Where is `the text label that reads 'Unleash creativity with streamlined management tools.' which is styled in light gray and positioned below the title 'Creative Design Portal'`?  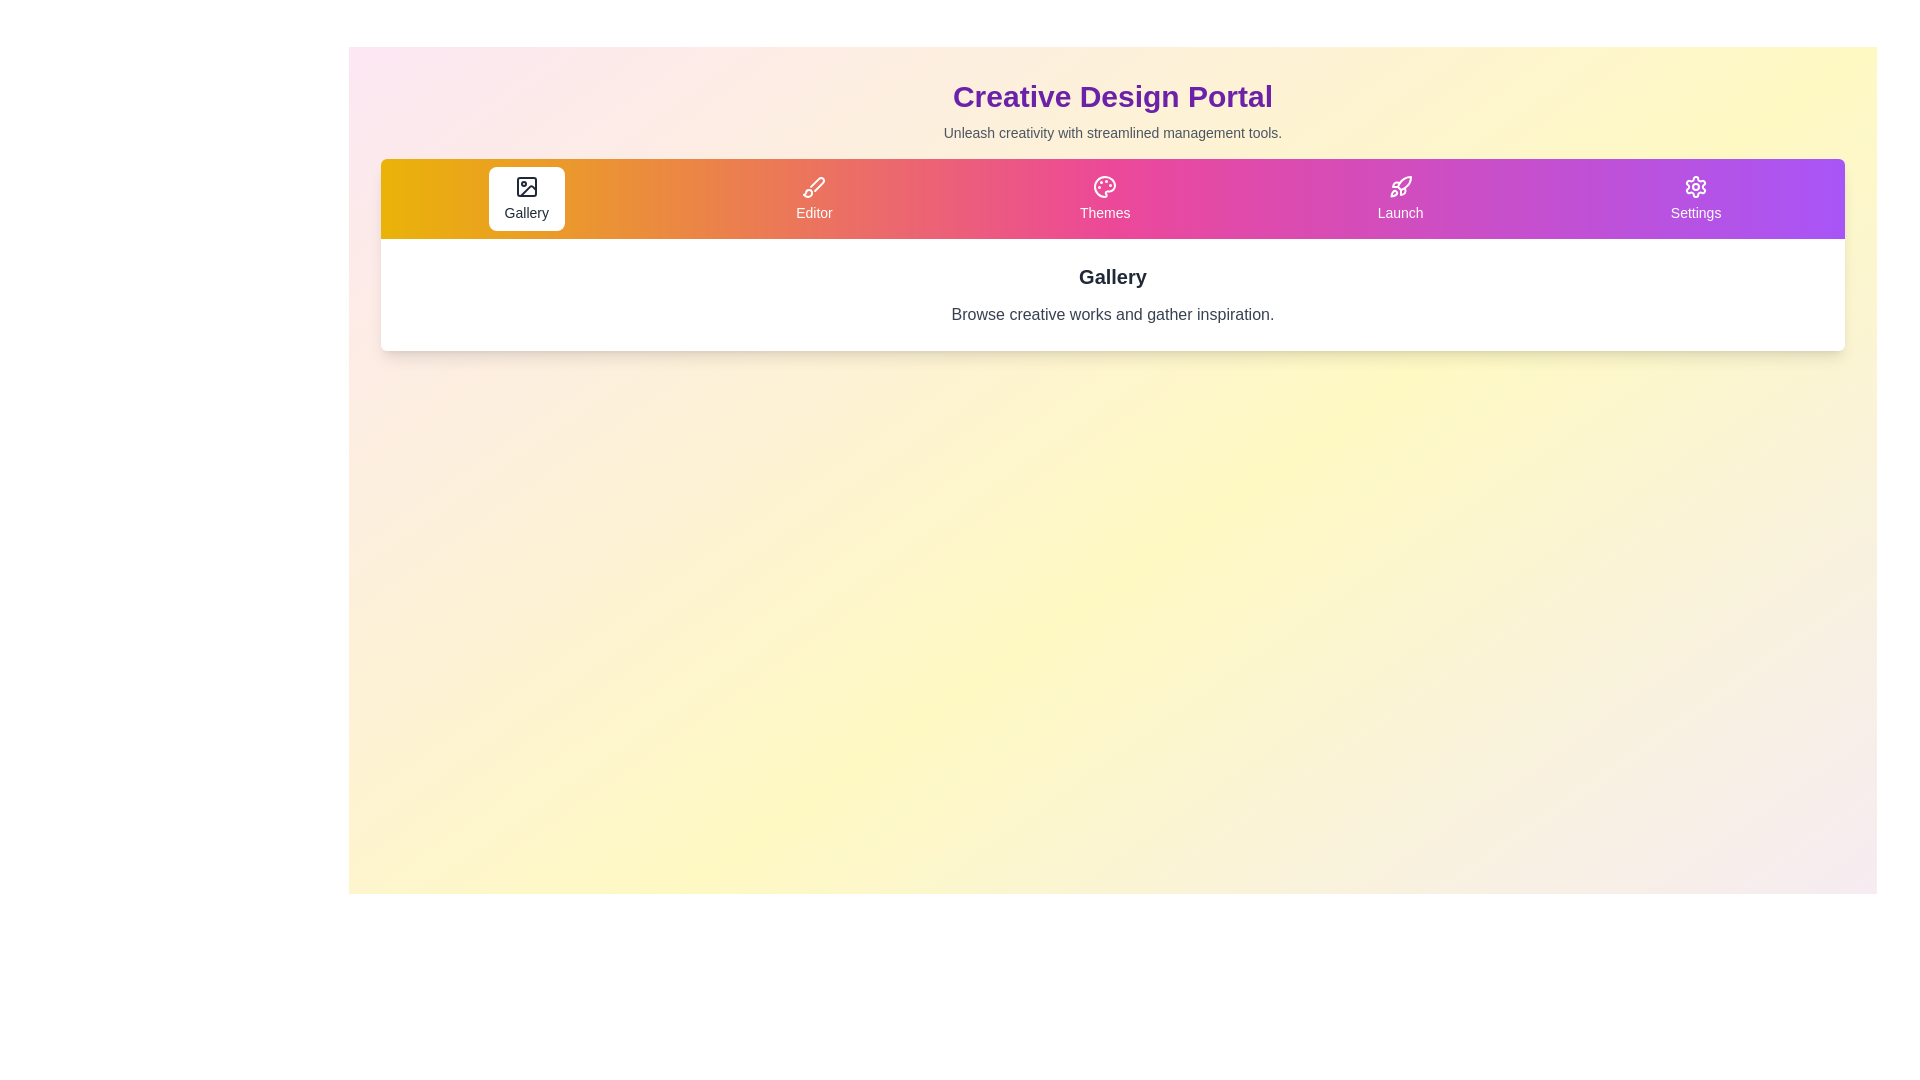 the text label that reads 'Unleash creativity with streamlined management tools.' which is styled in light gray and positioned below the title 'Creative Design Portal' is located at coordinates (1112, 132).